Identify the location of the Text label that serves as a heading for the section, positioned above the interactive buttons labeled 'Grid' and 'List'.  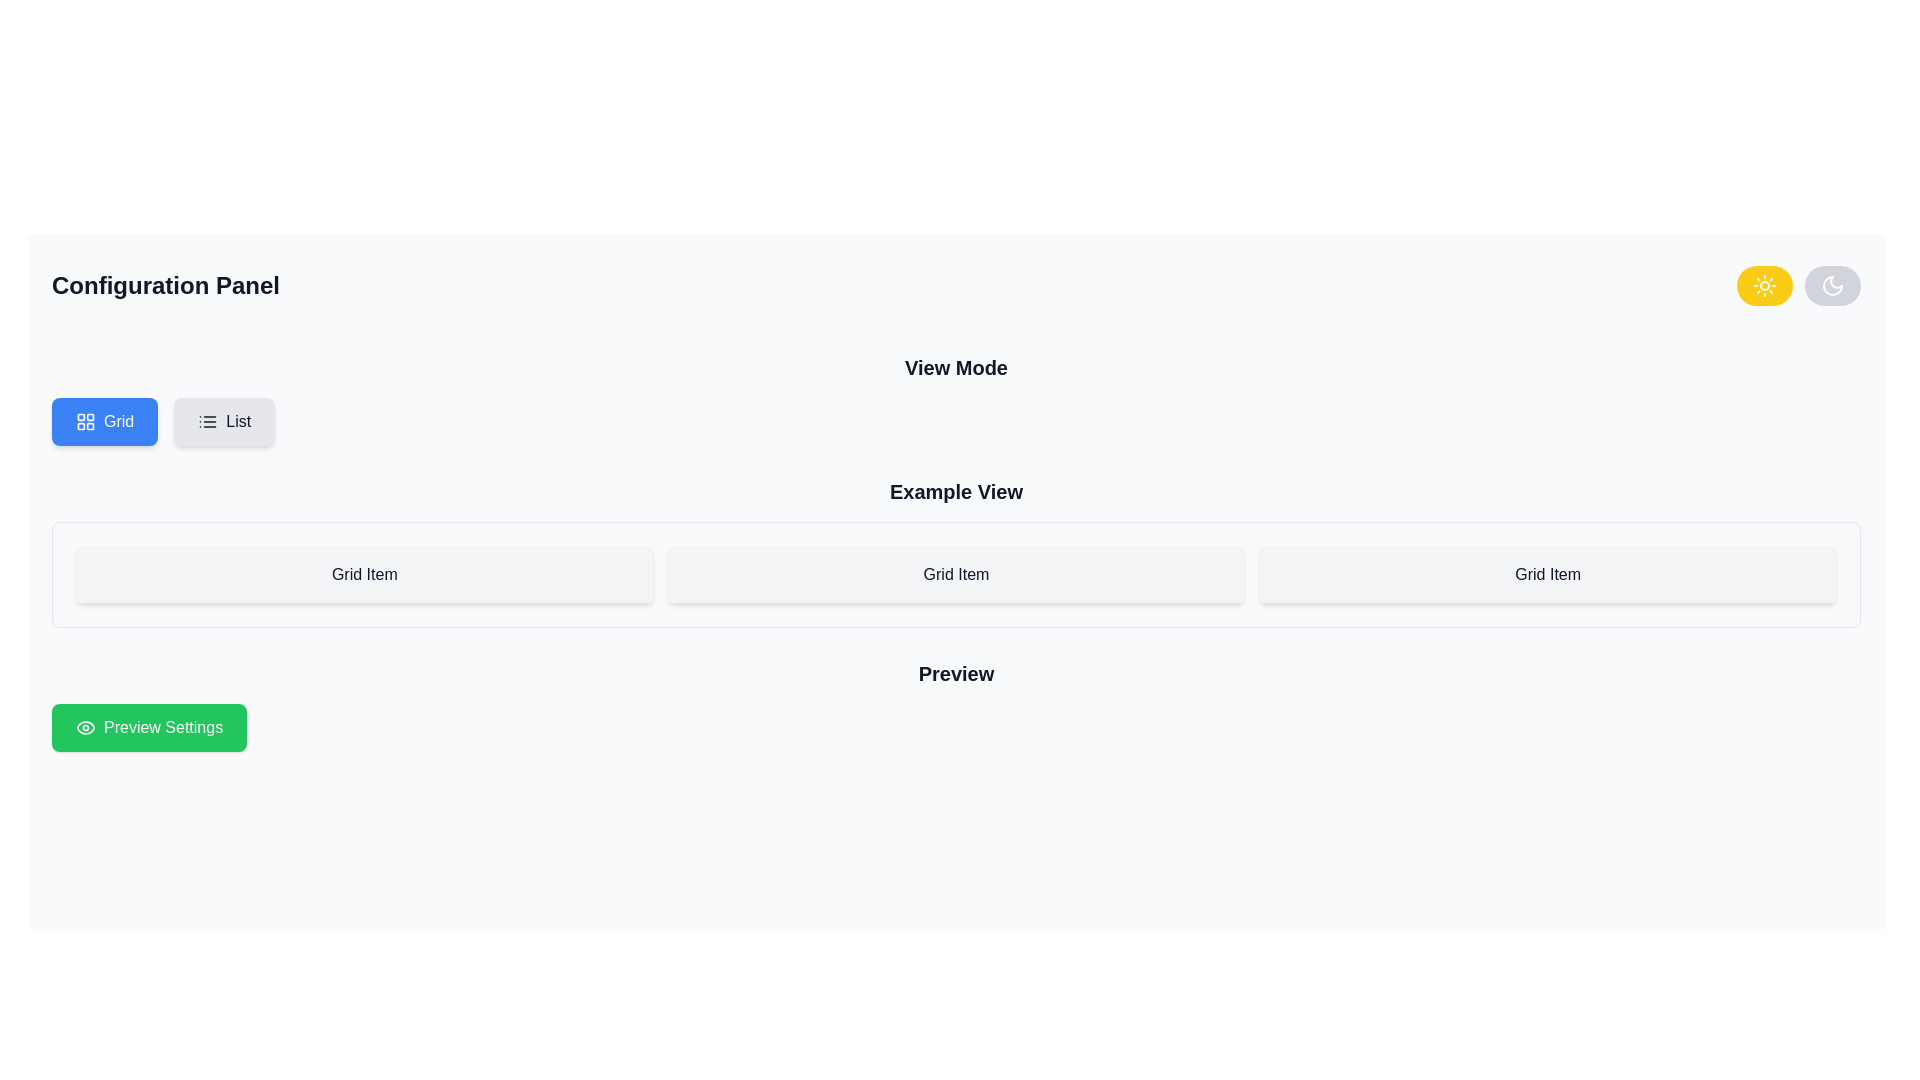
(955, 367).